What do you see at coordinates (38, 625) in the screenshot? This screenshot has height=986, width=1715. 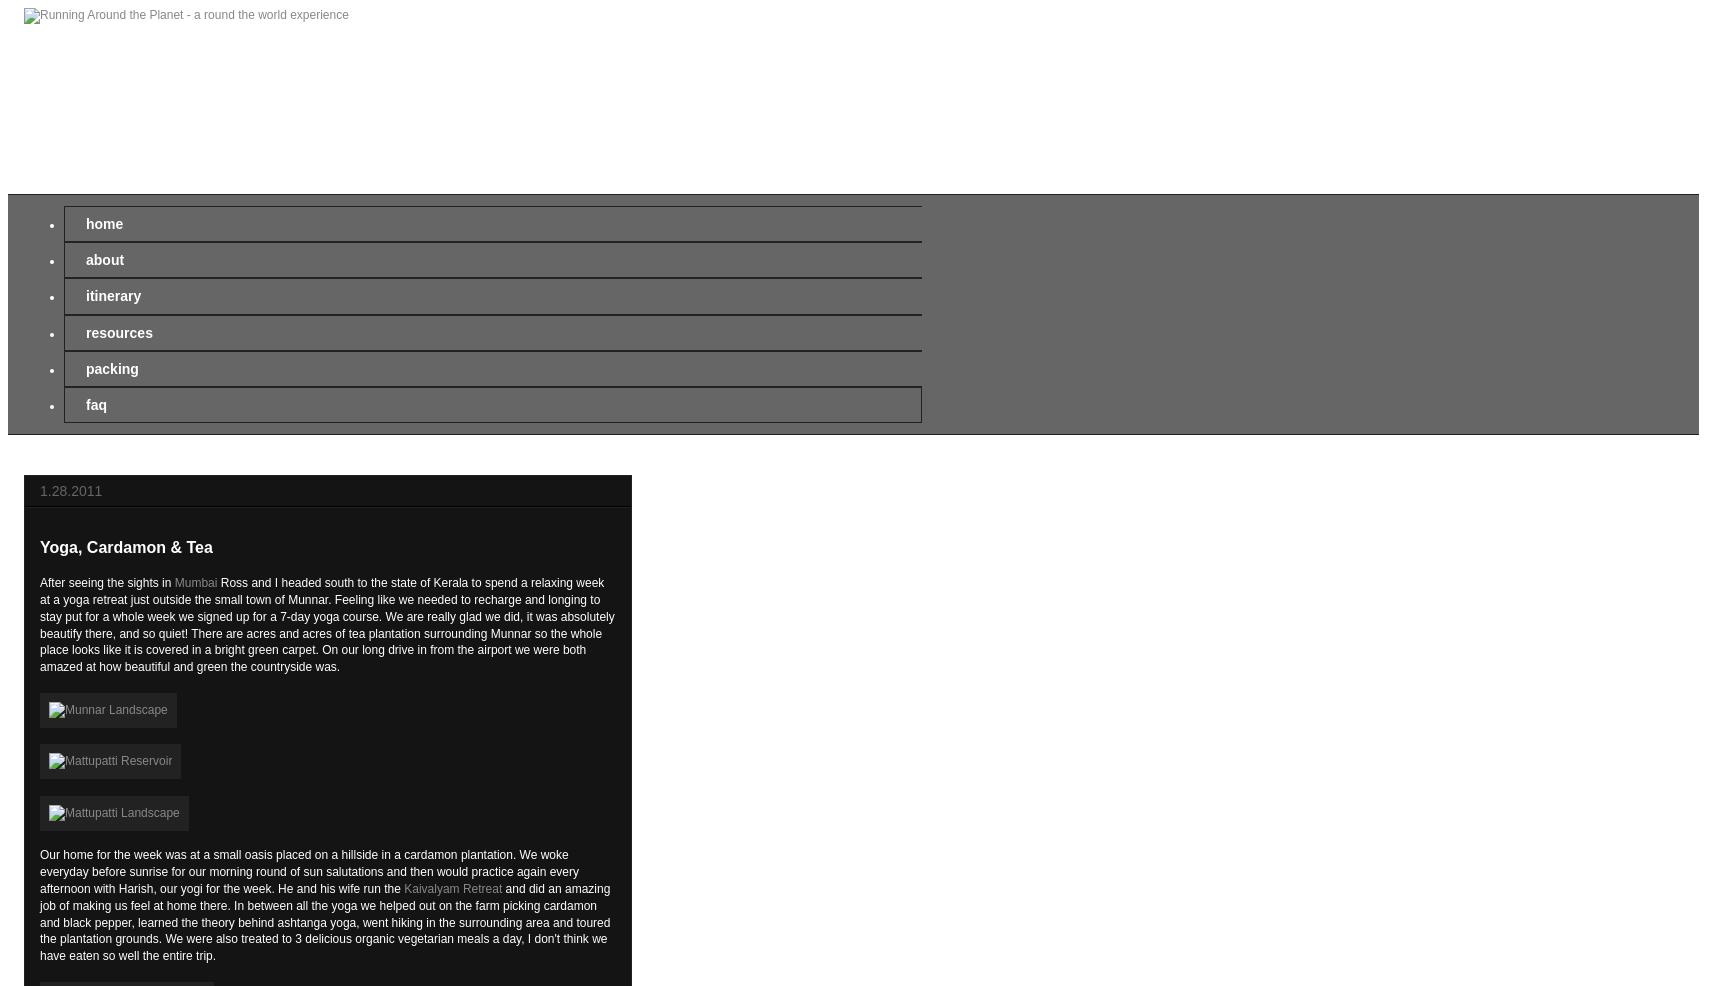 I see `'Ross and I headed south to the state of Kerala to spend a relaxing week at a yoga retreat just outside the small town of Munnar.  Feeling like we needed to recharge and longing to stay put for a whole week we signed up for a 7-day yoga course.  We are really glad we did, it was absolutely beautify there, and so quiet!  There are acres and acres of tea plantation surrounding Munnar so the whole place looks like it is covered in a bright green carpet.  On our long drive in from the airport we were both amazed at how beautiful and green the countryside was.'` at bounding box center [38, 625].